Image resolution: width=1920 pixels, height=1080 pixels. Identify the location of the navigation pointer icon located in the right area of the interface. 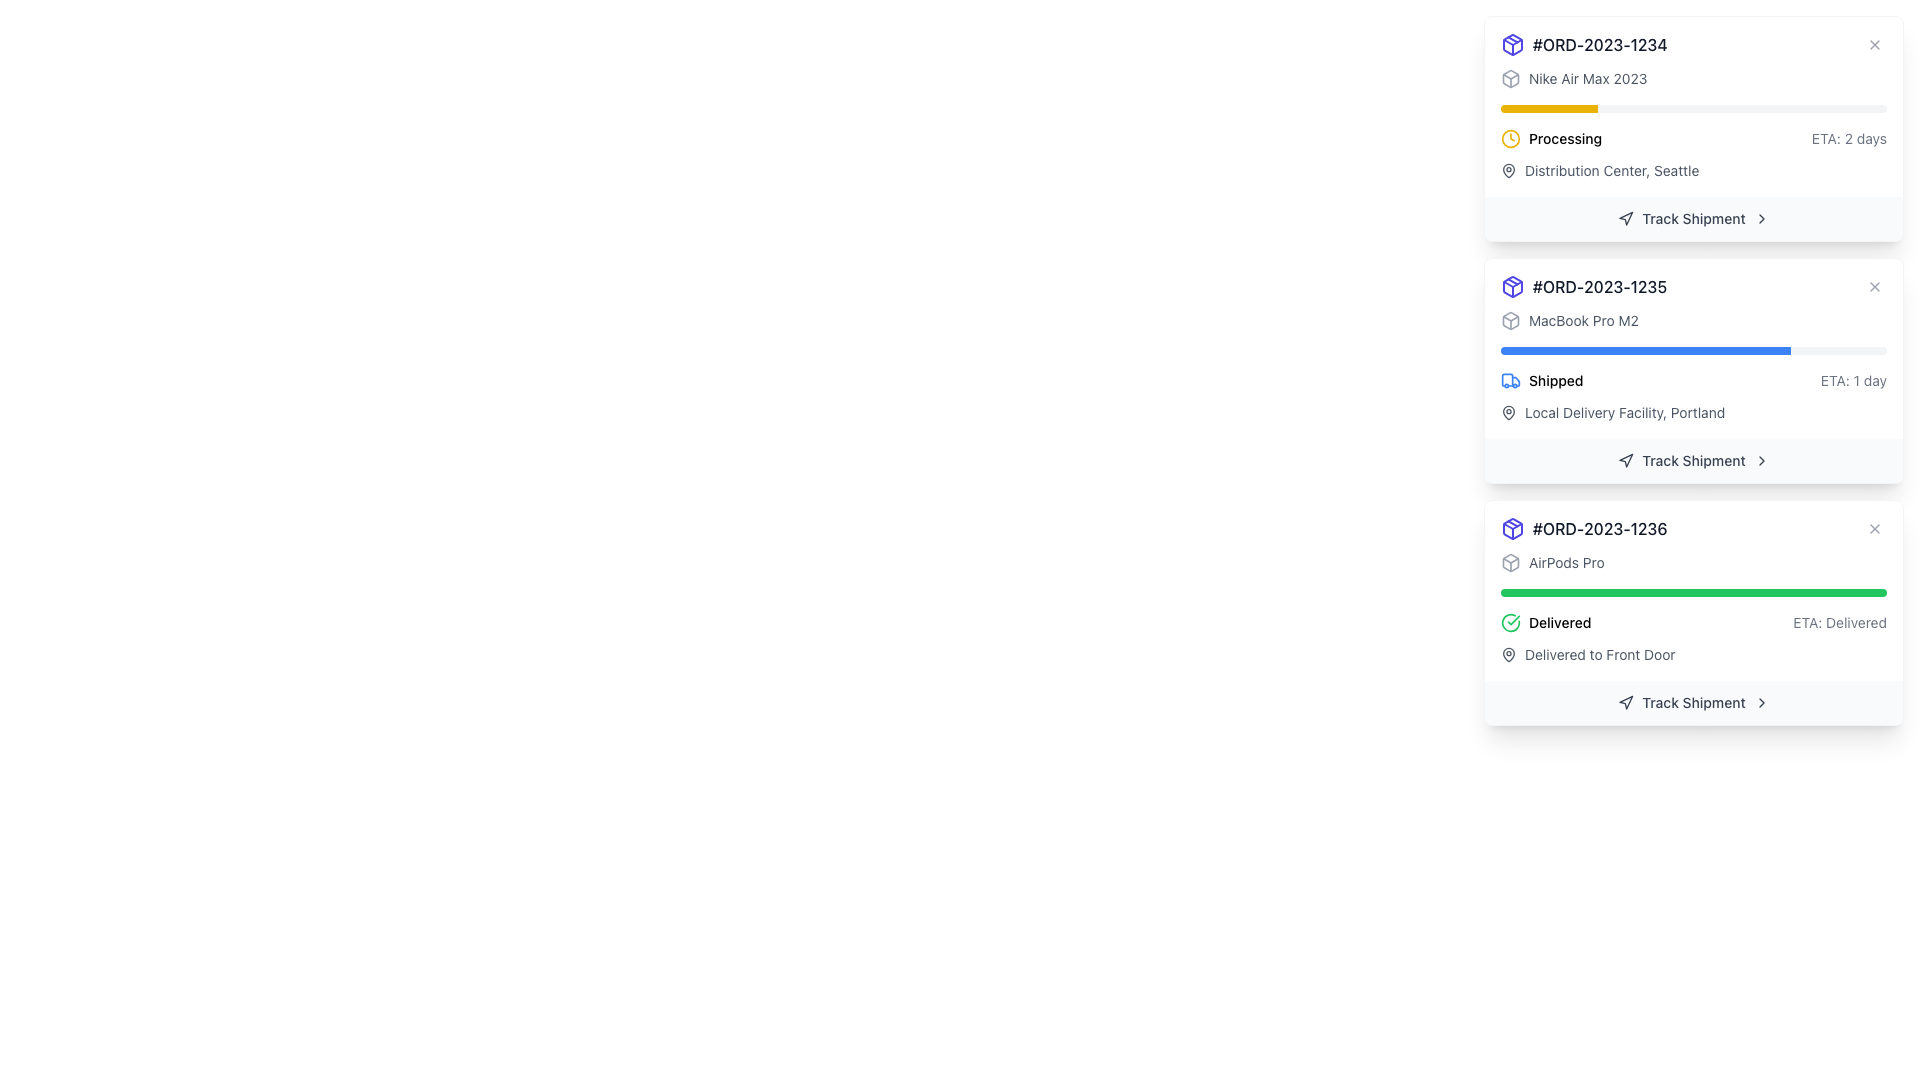
(1626, 459).